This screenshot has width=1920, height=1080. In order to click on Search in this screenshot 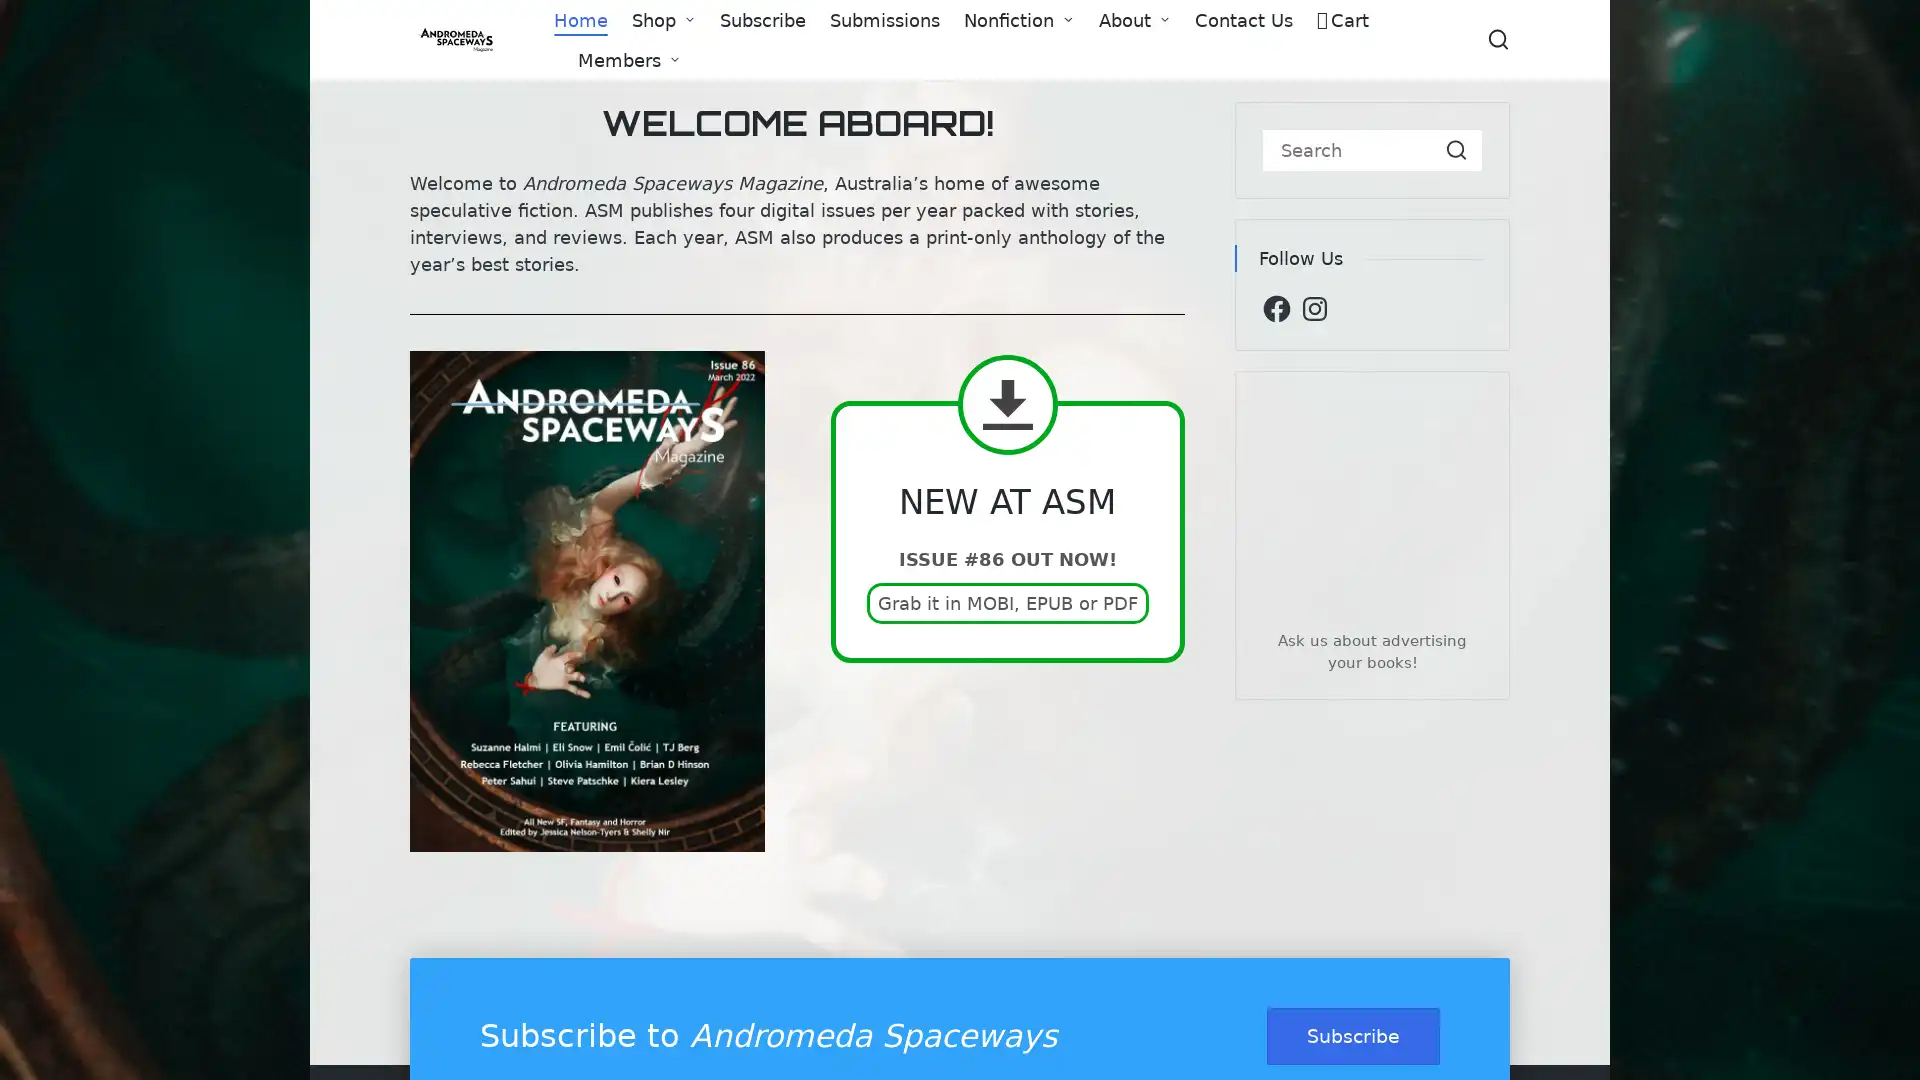, I will do `click(1456, 149)`.